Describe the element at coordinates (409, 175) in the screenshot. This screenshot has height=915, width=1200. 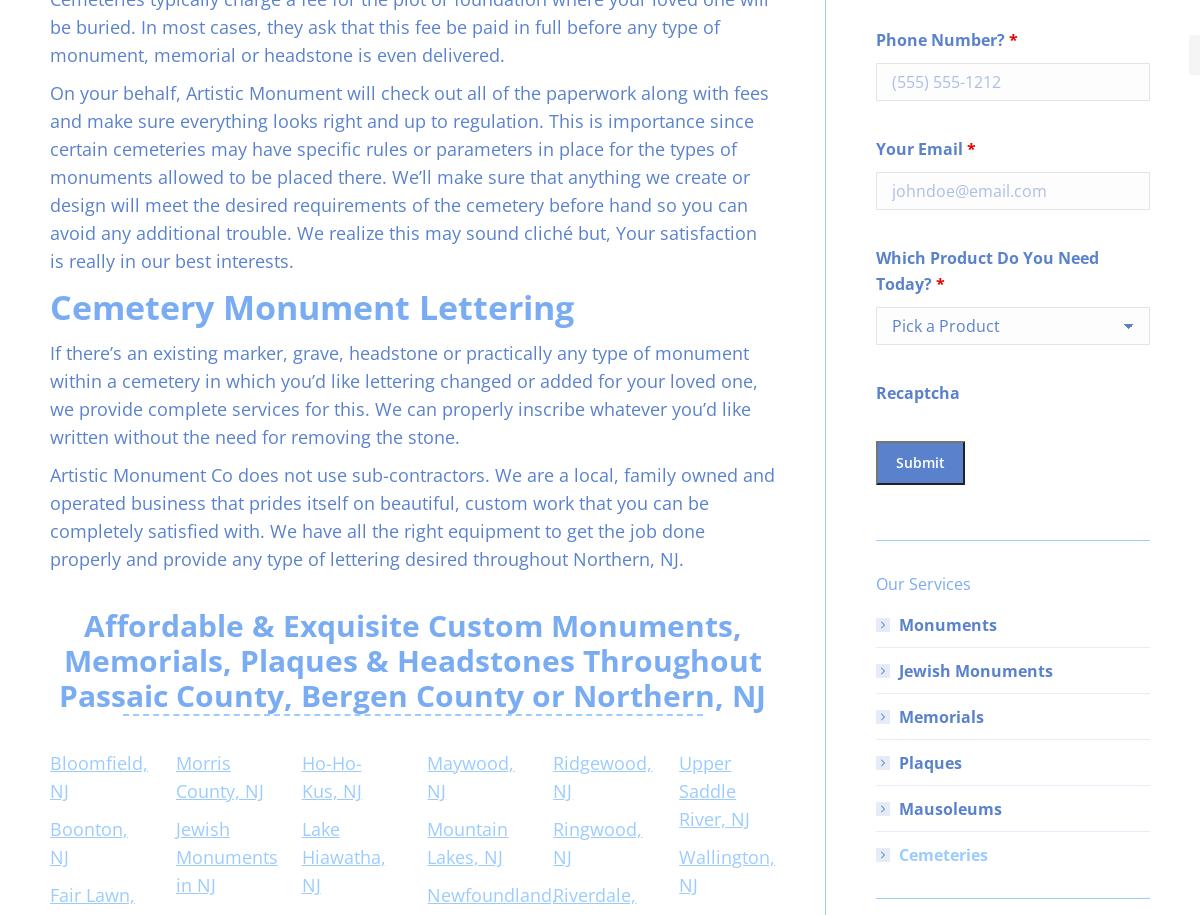
I see `'On your behalf, Artistic Monument will check out all of the paperwork along with fees and make sure everything looks right and up to regulation. This is importance since certain cemeteries may have specific rules or parameters in place for the types of monuments allowed to be placed there. We’ll make sure that anything we create or design will meet the desired requirements of the cemetery before hand so you can avoid any additional trouble. We realize this may sound cliché but, Your satisfaction is really in our best interests.'` at that location.